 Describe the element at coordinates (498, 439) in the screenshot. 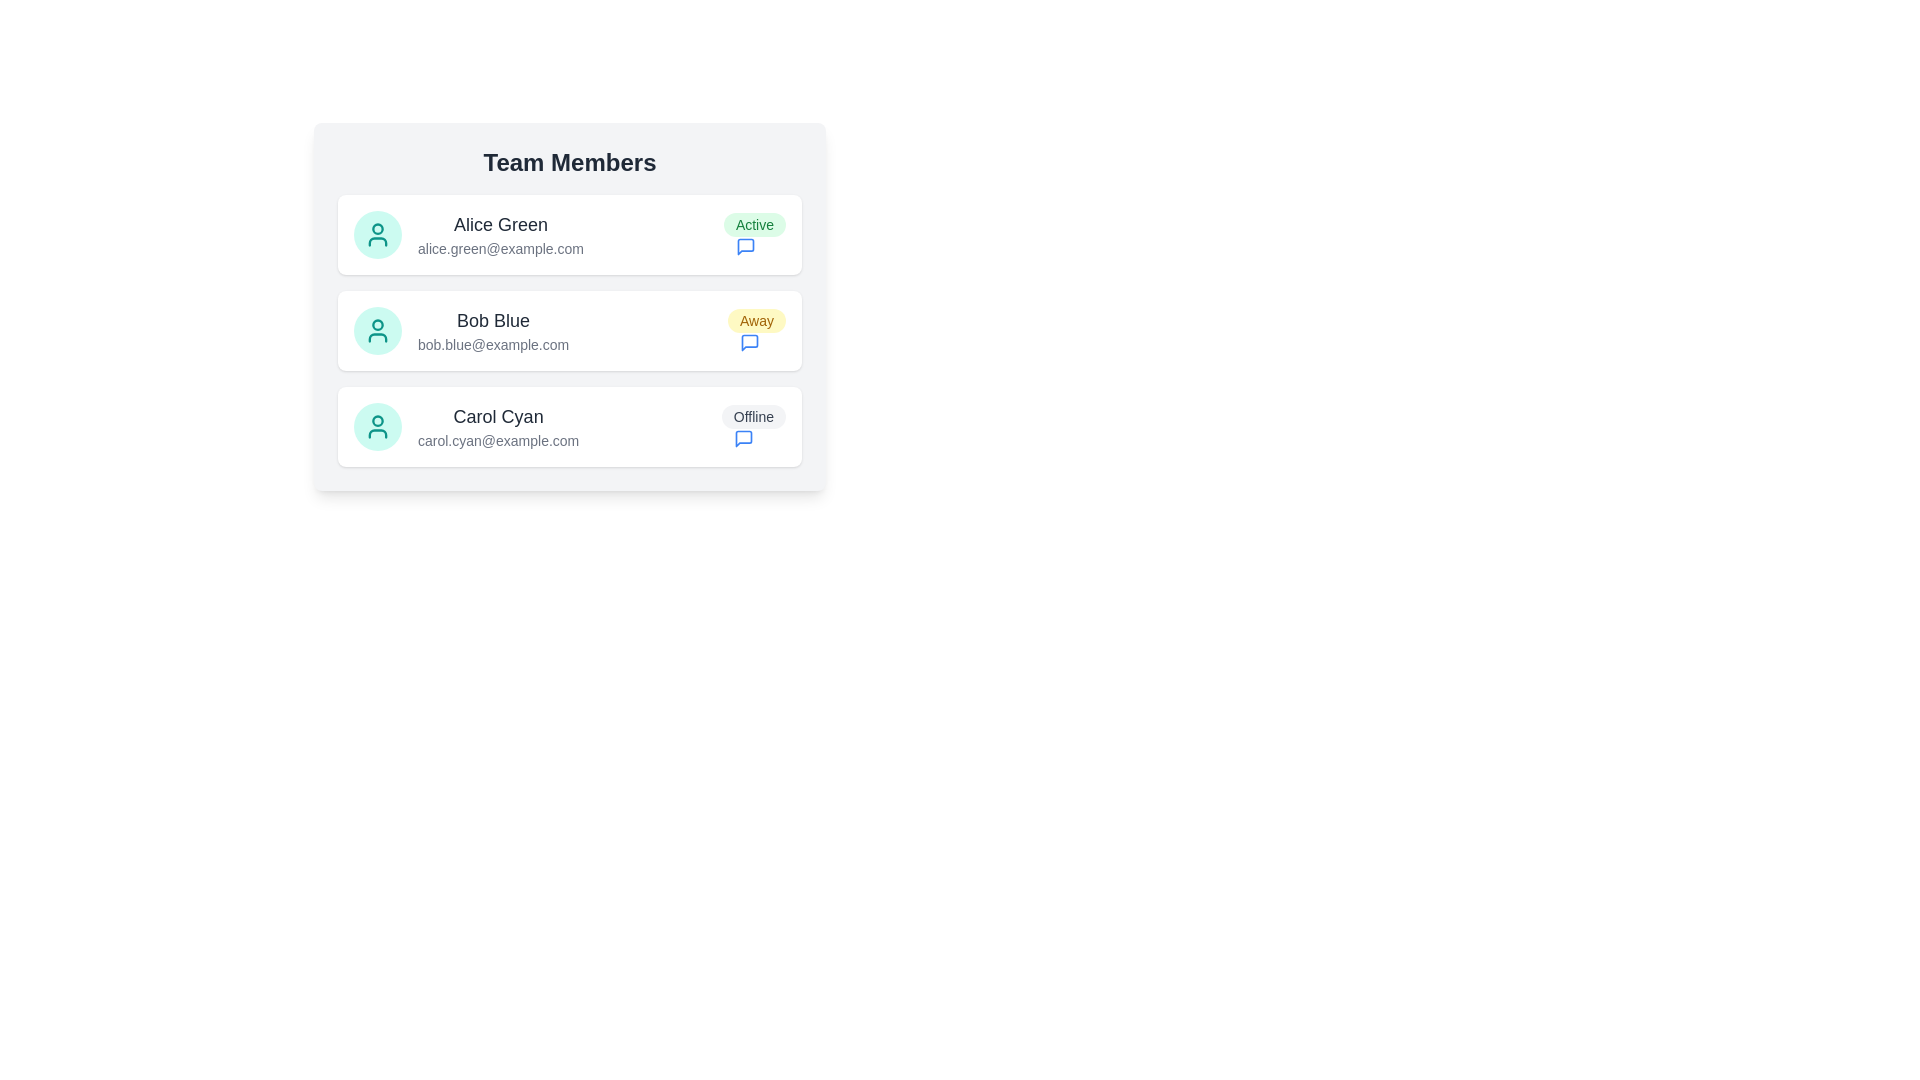

I see `the email address text label 'carol.cyan@example.com' located beneath the name 'Carol Cyan'` at that location.